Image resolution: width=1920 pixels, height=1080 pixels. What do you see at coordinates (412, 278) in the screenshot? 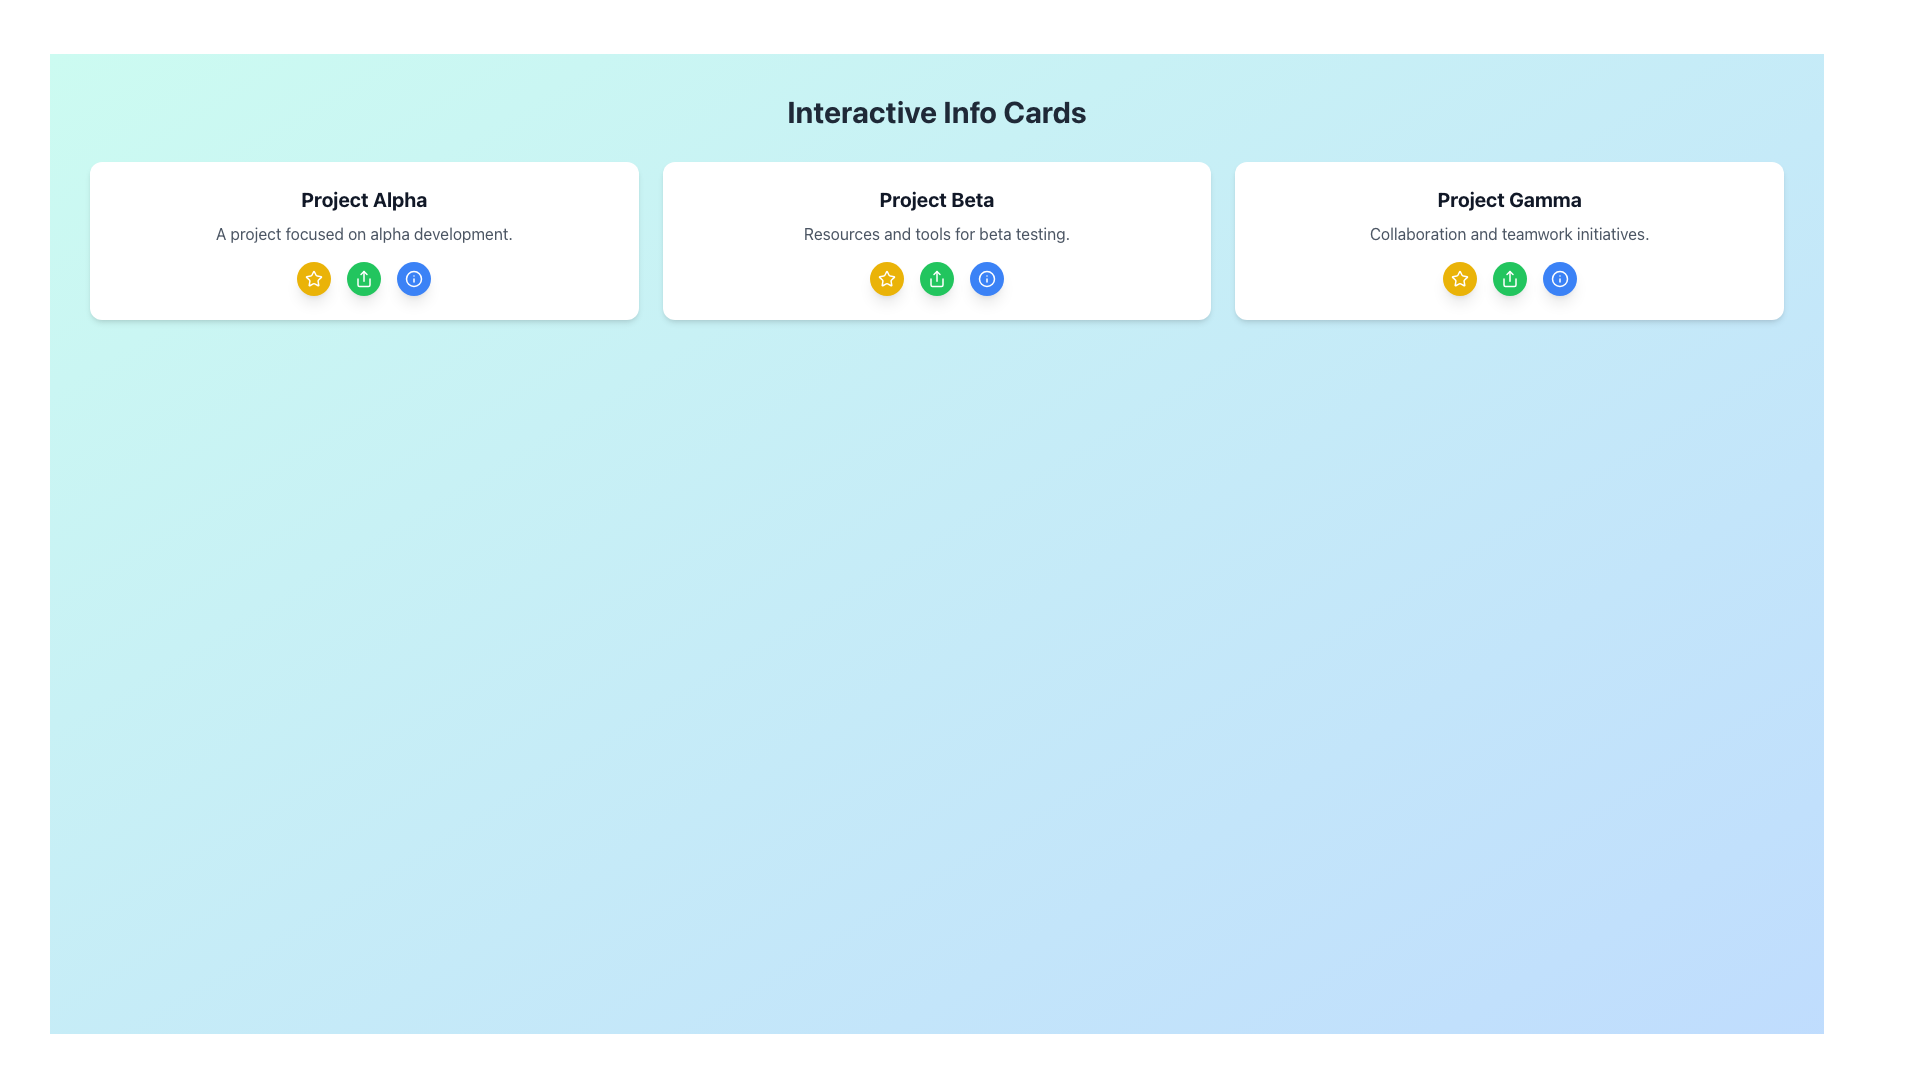
I see `the 'Information' button located to the far right in the row of three circular buttons beneath 'Project Alpha'` at bounding box center [412, 278].